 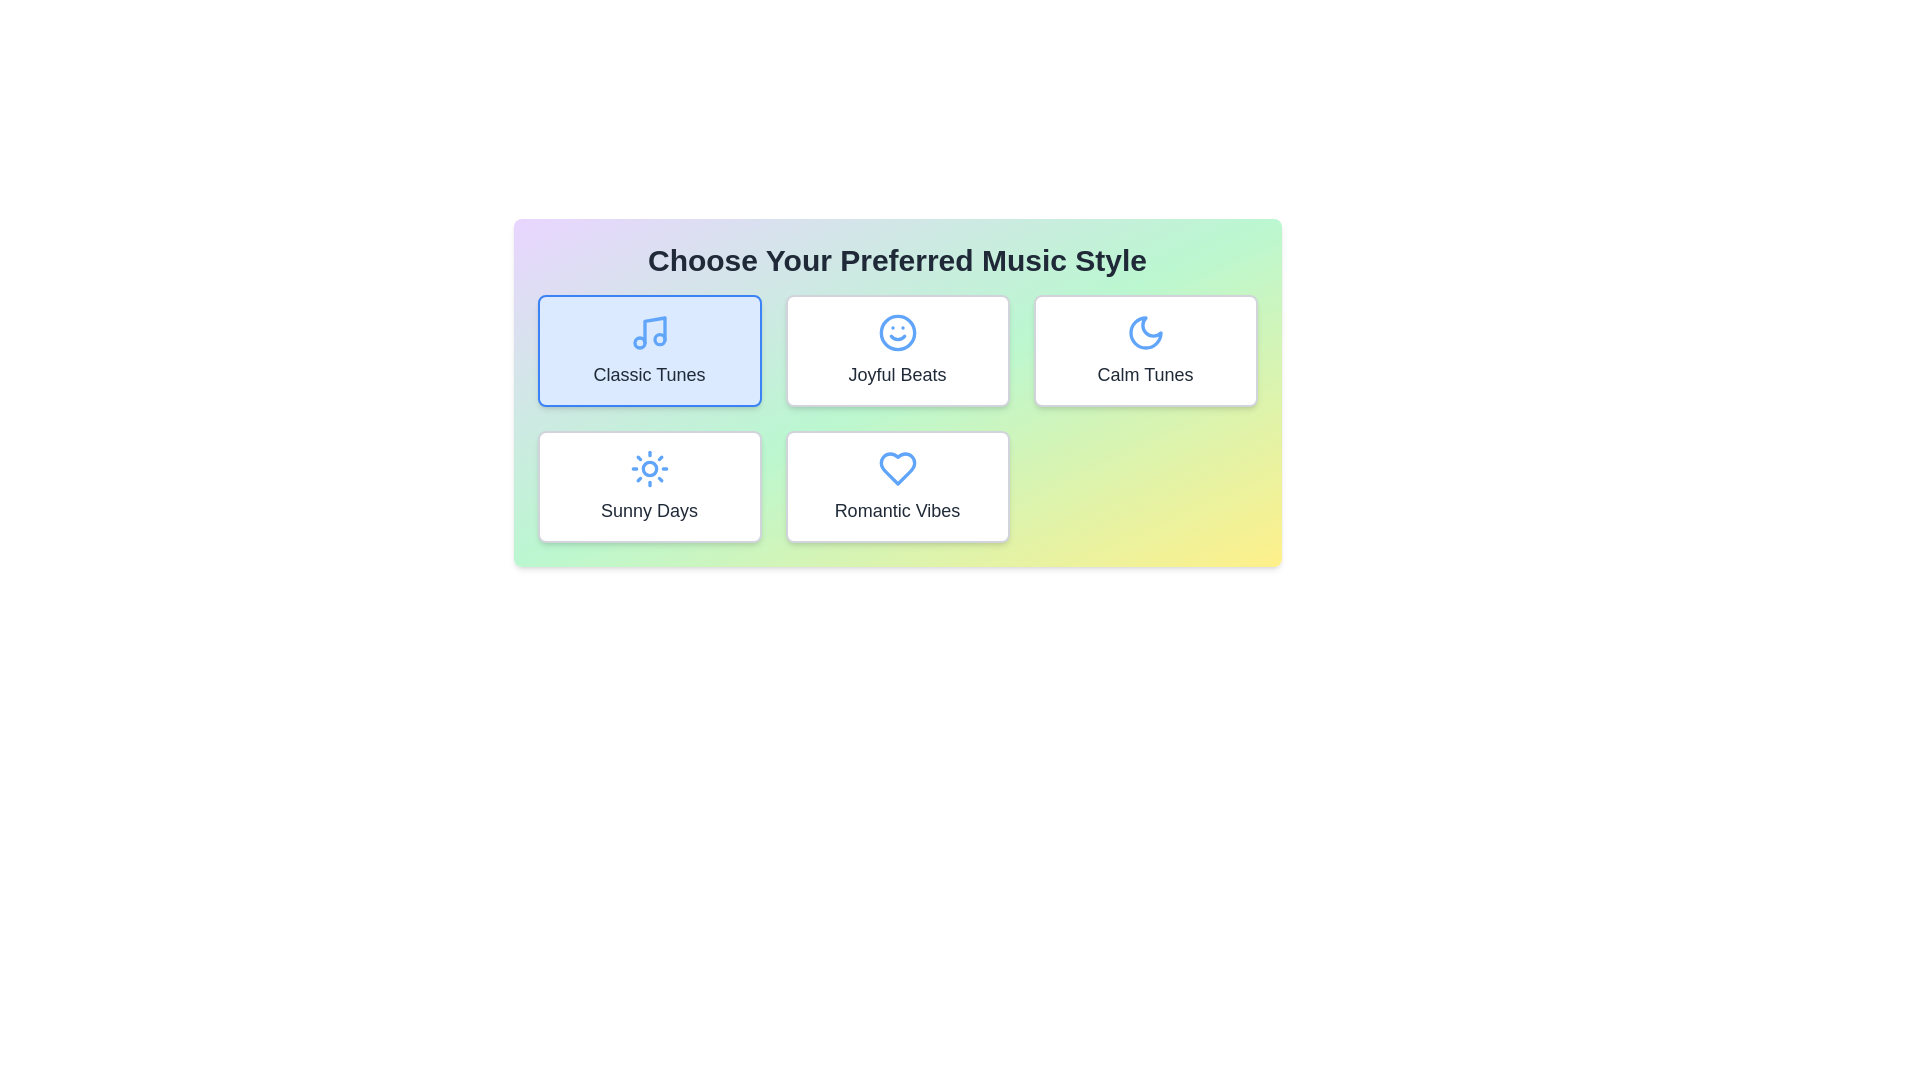 What do you see at coordinates (649, 331) in the screenshot?
I see `the music note icon with blue strokes located in the upper-left corner of the 'Classic Tunes' card` at bounding box center [649, 331].